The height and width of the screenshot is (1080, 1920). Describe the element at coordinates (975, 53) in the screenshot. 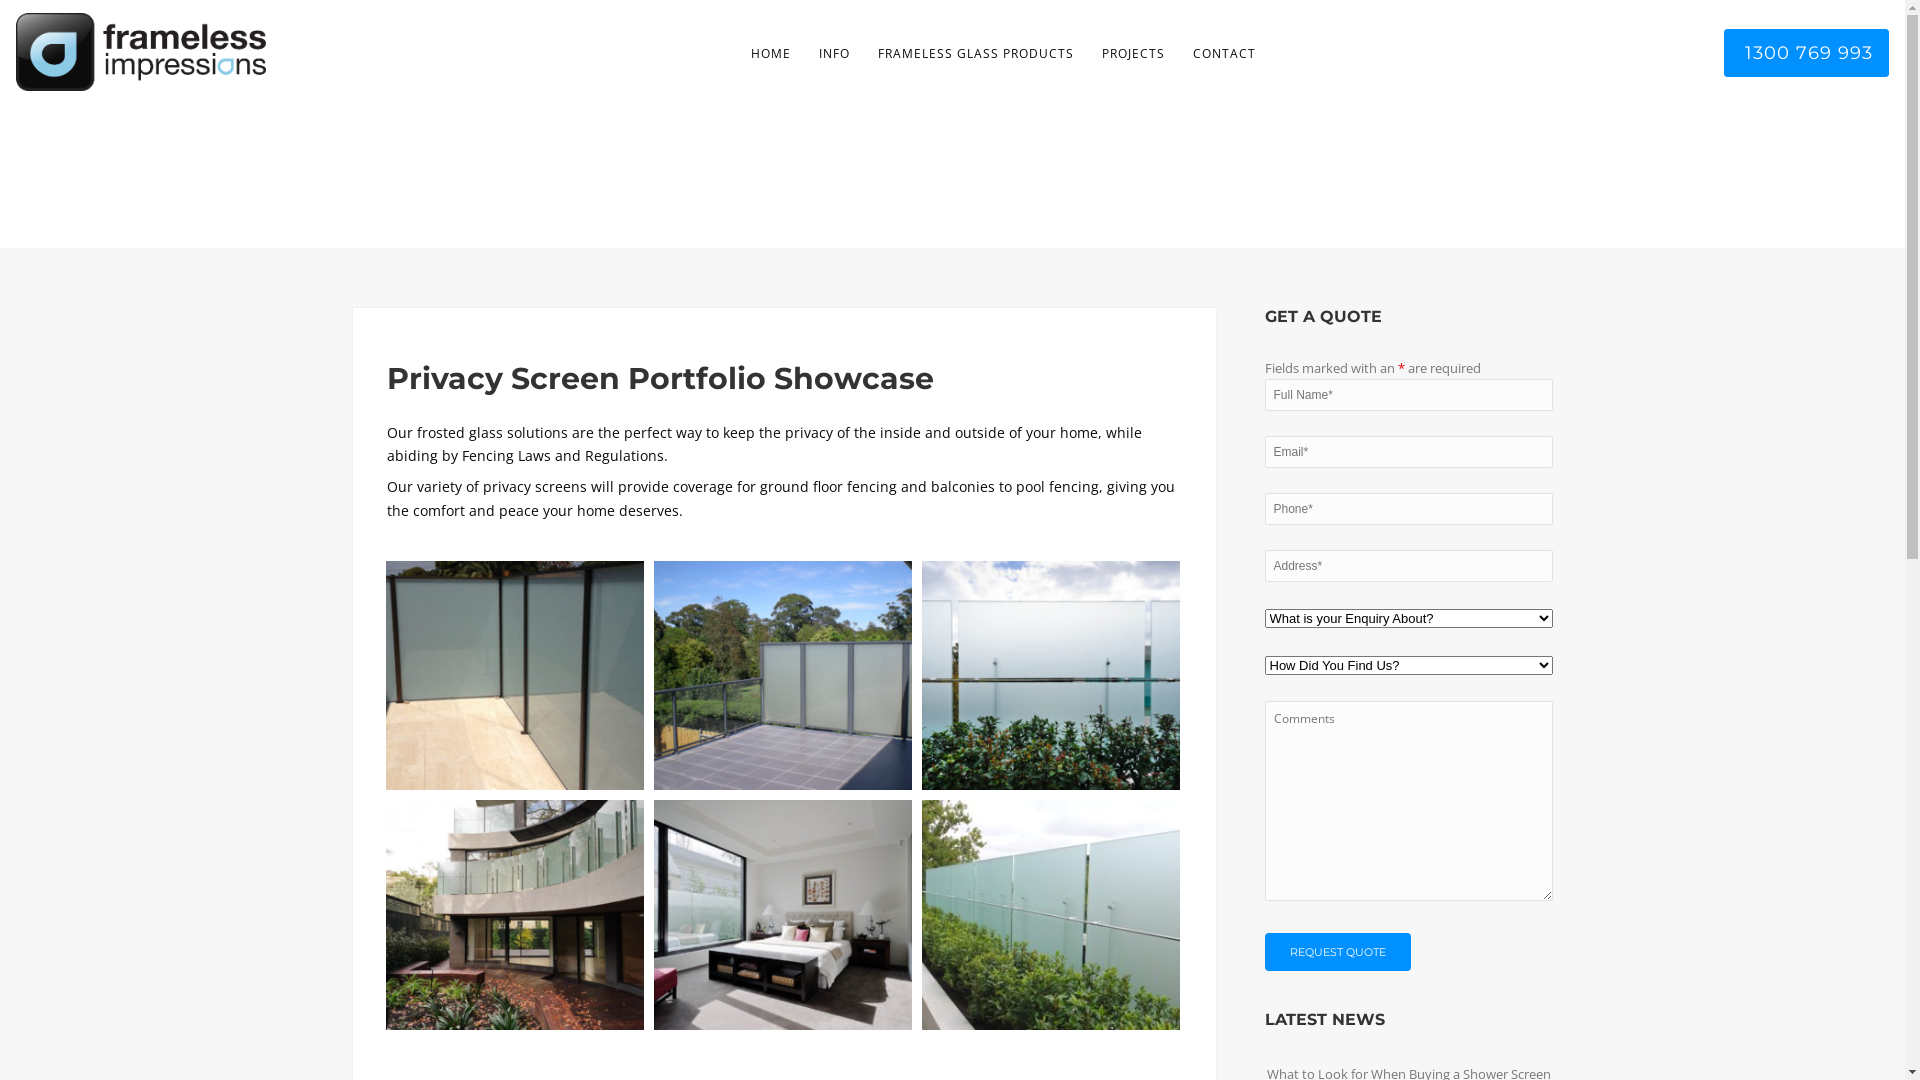

I see `'FRAMELESS GLASS PRODUCTS'` at that location.